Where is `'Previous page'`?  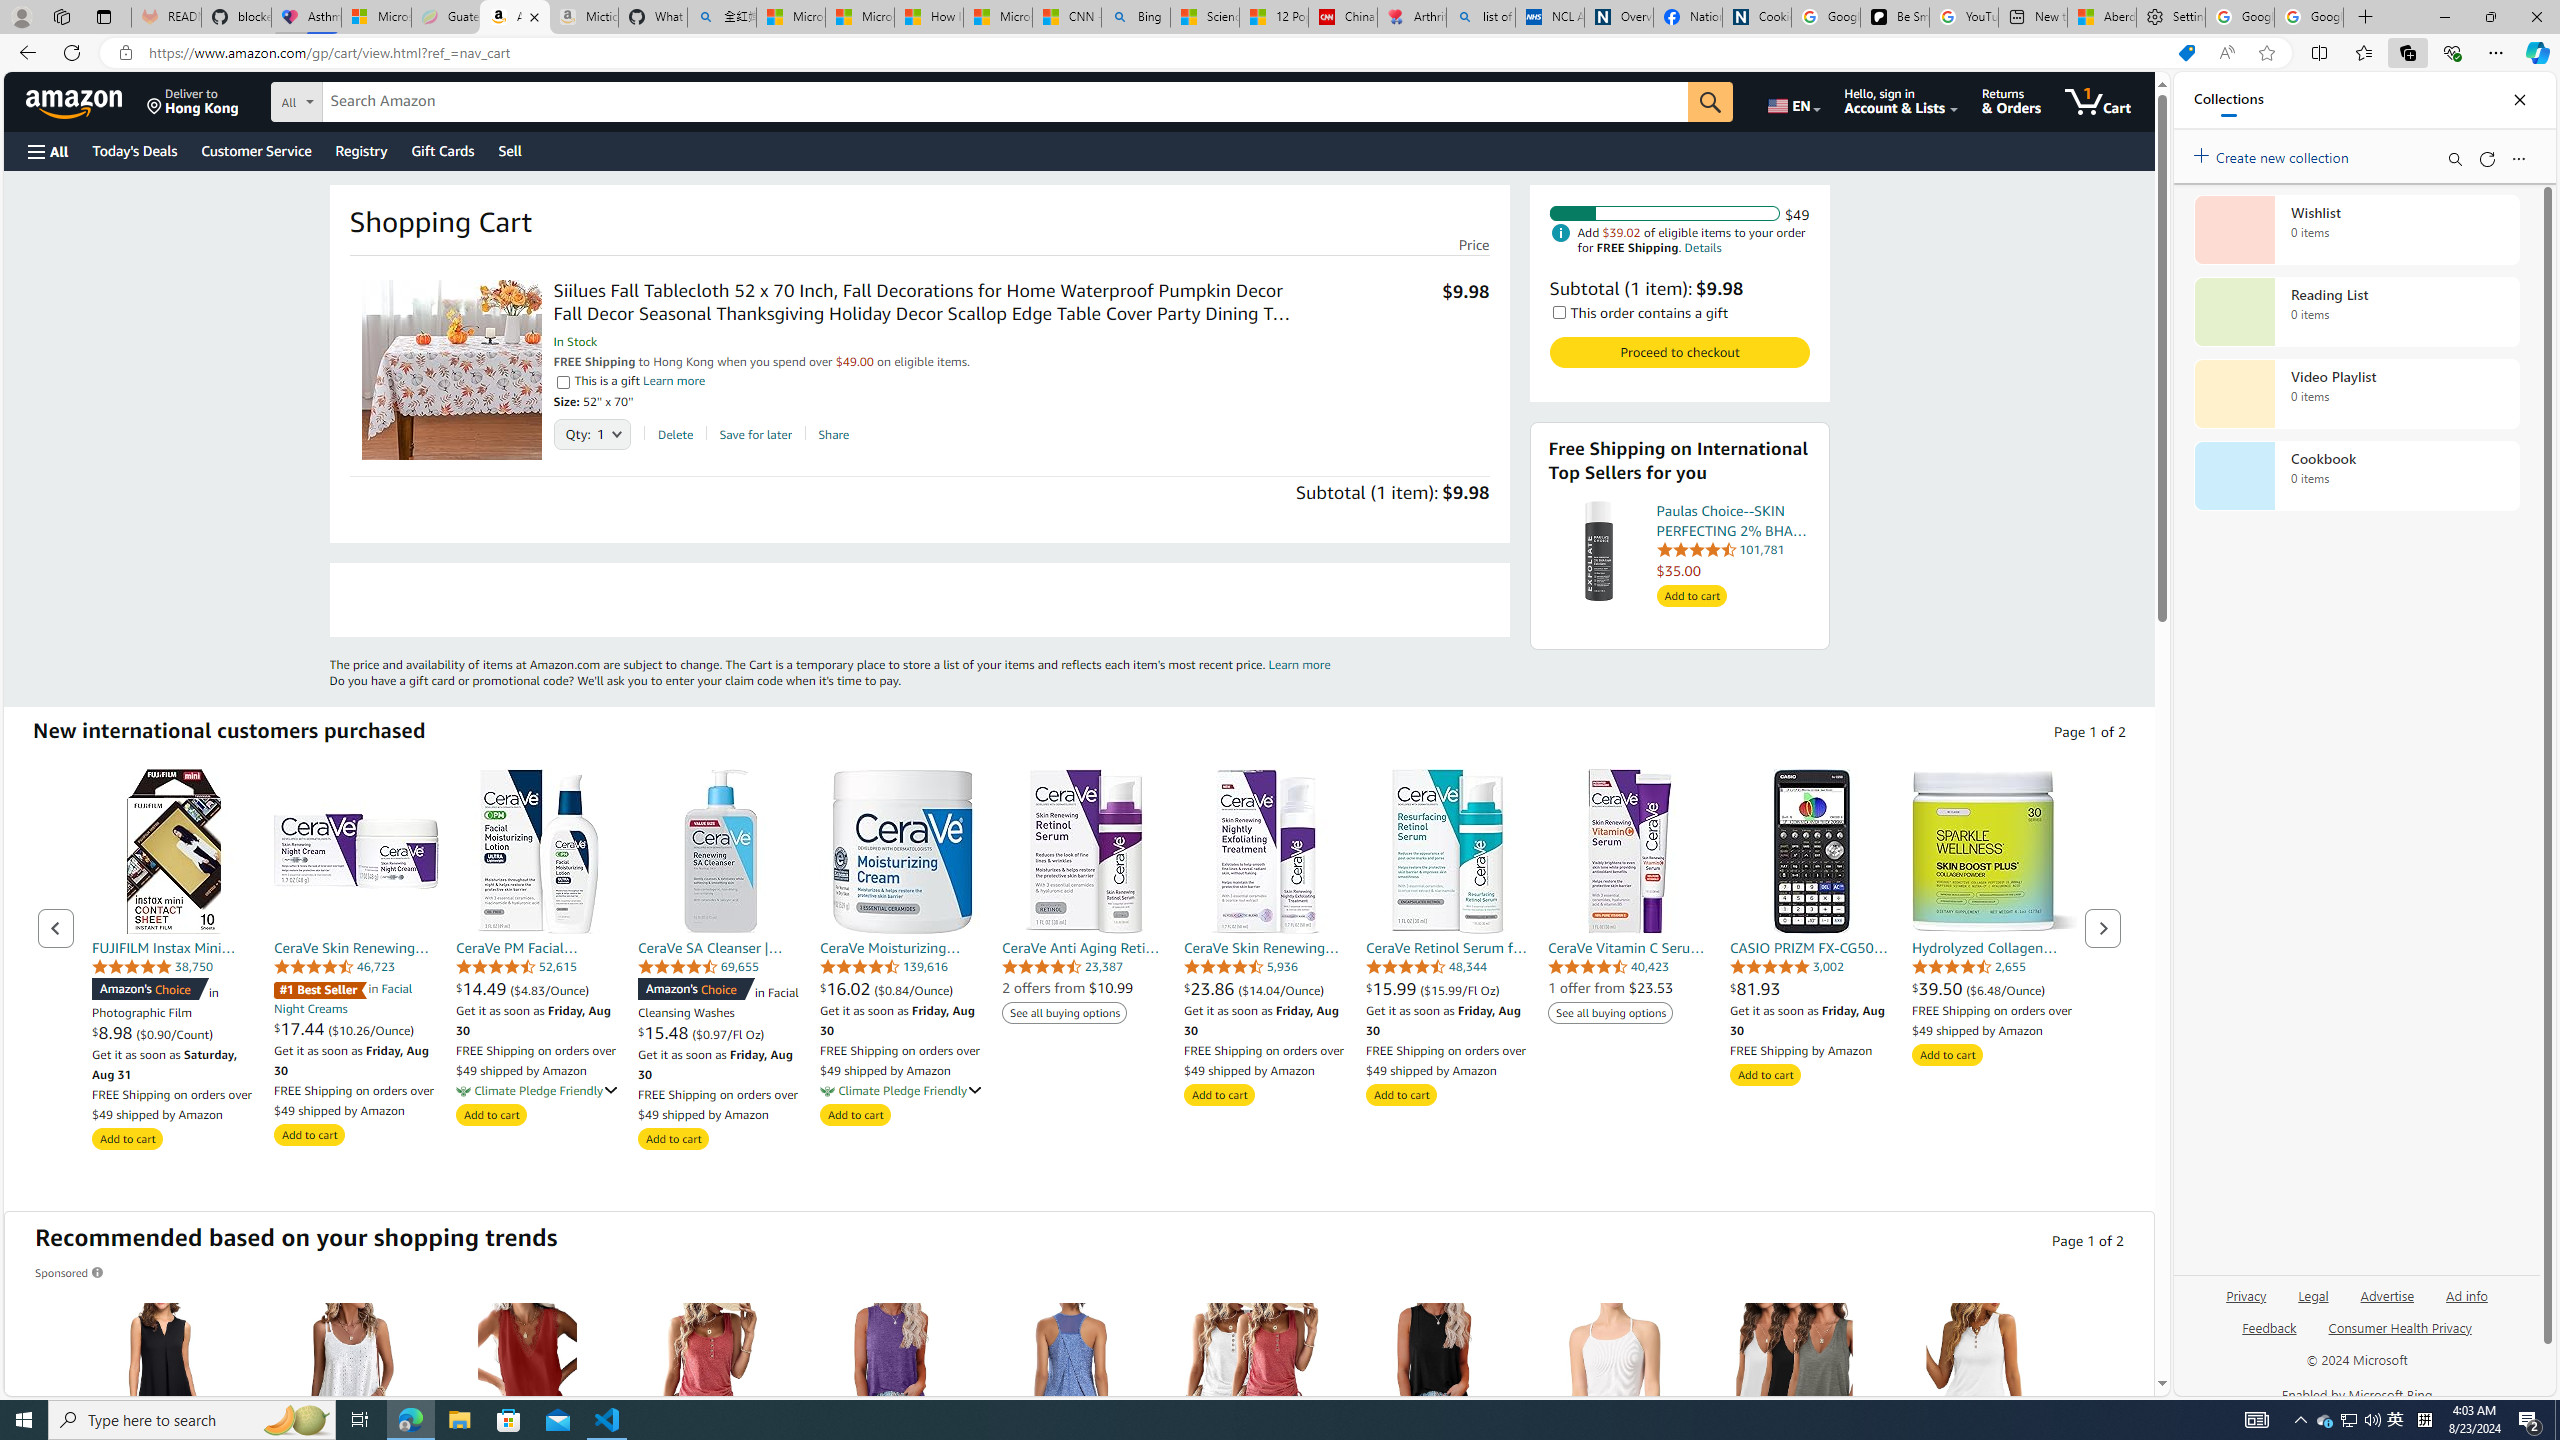 'Previous page' is located at coordinates (56, 927).